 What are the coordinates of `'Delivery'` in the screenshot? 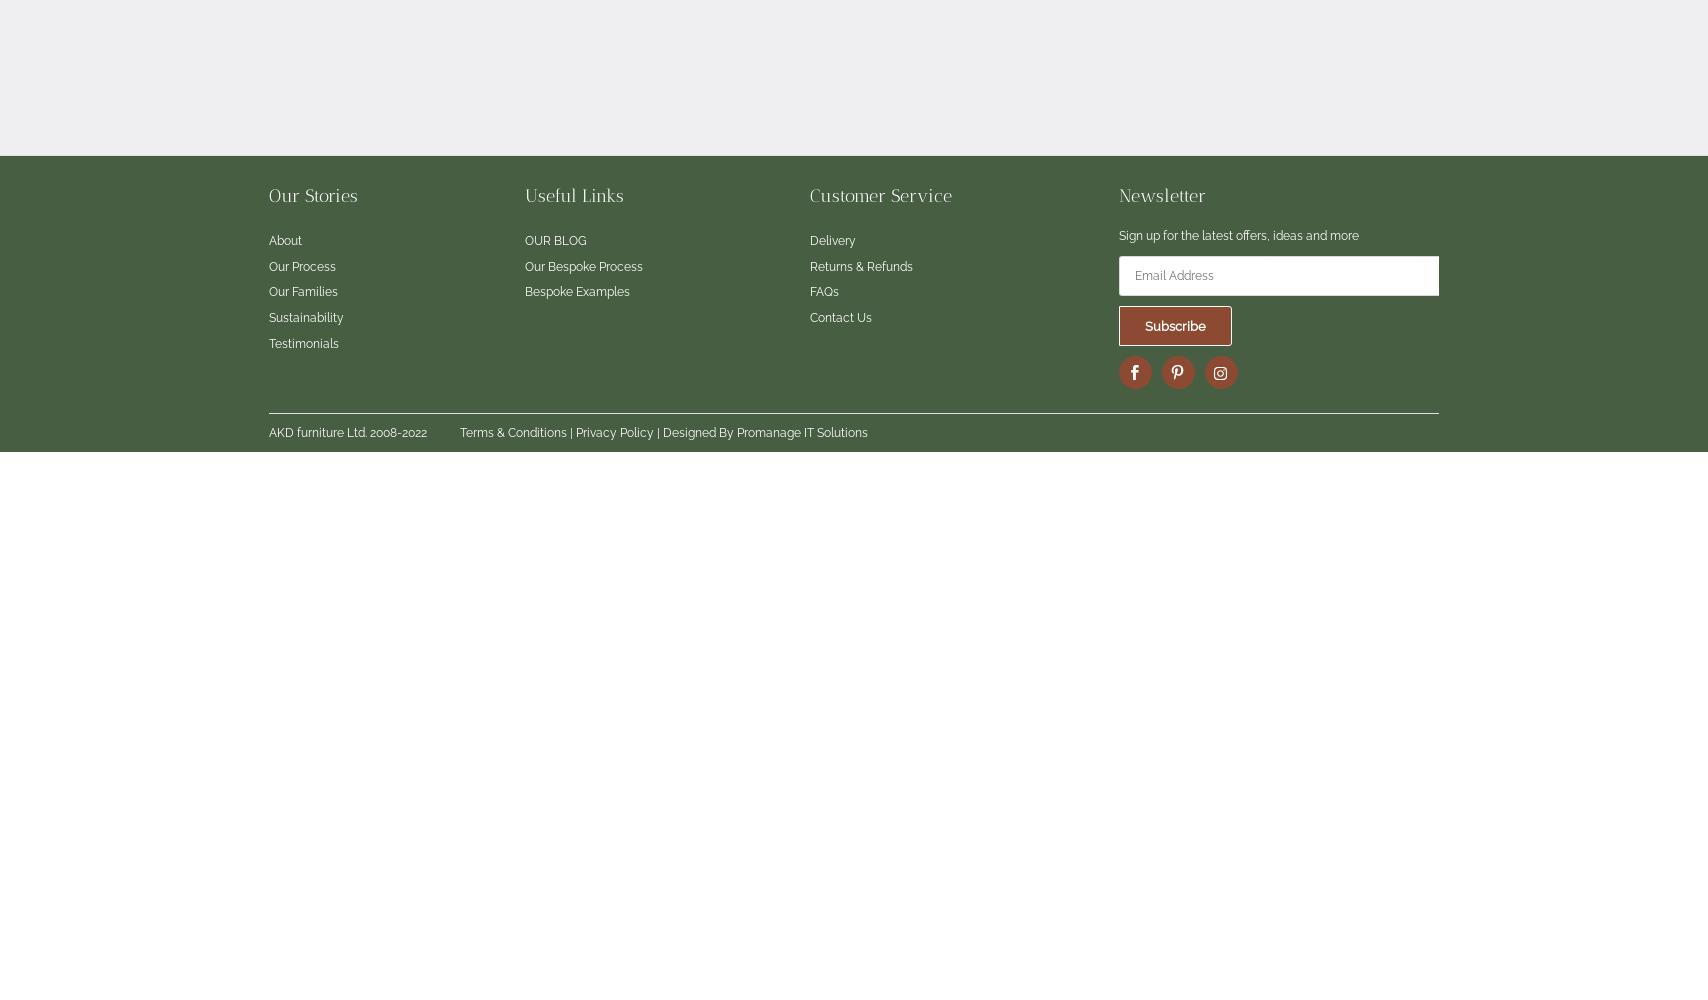 It's located at (832, 240).